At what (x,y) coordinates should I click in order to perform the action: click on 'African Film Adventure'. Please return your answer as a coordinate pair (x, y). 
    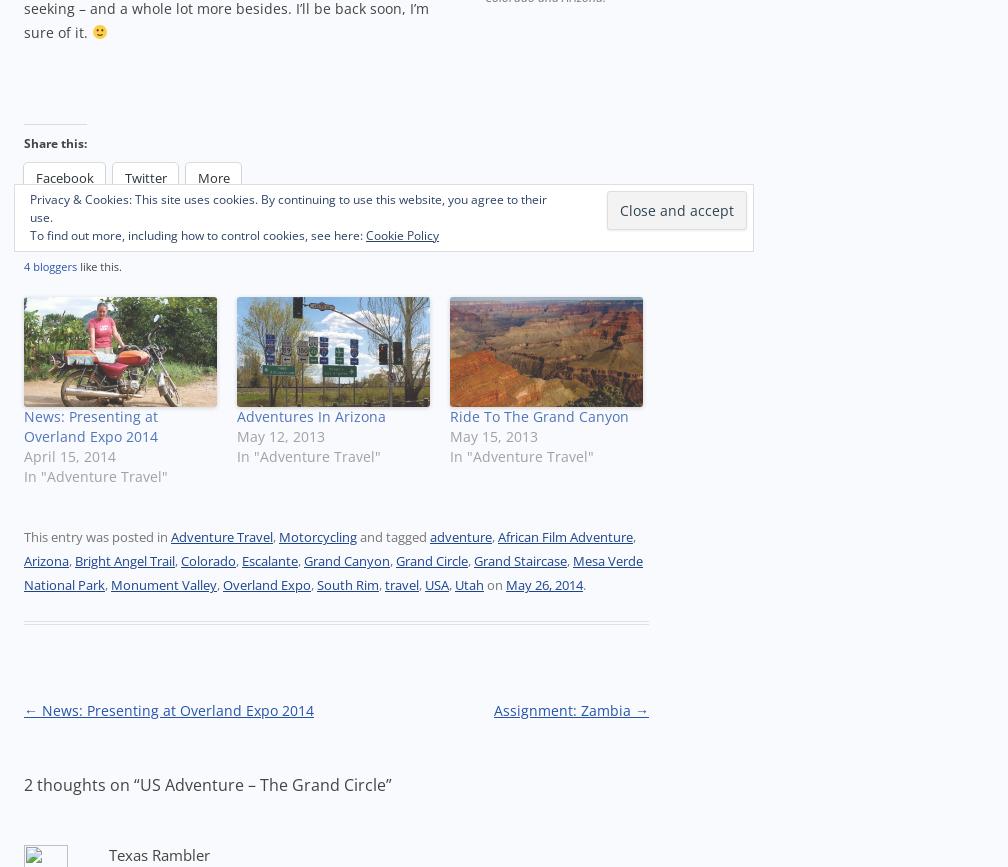
    Looking at the image, I should click on (565, 536).